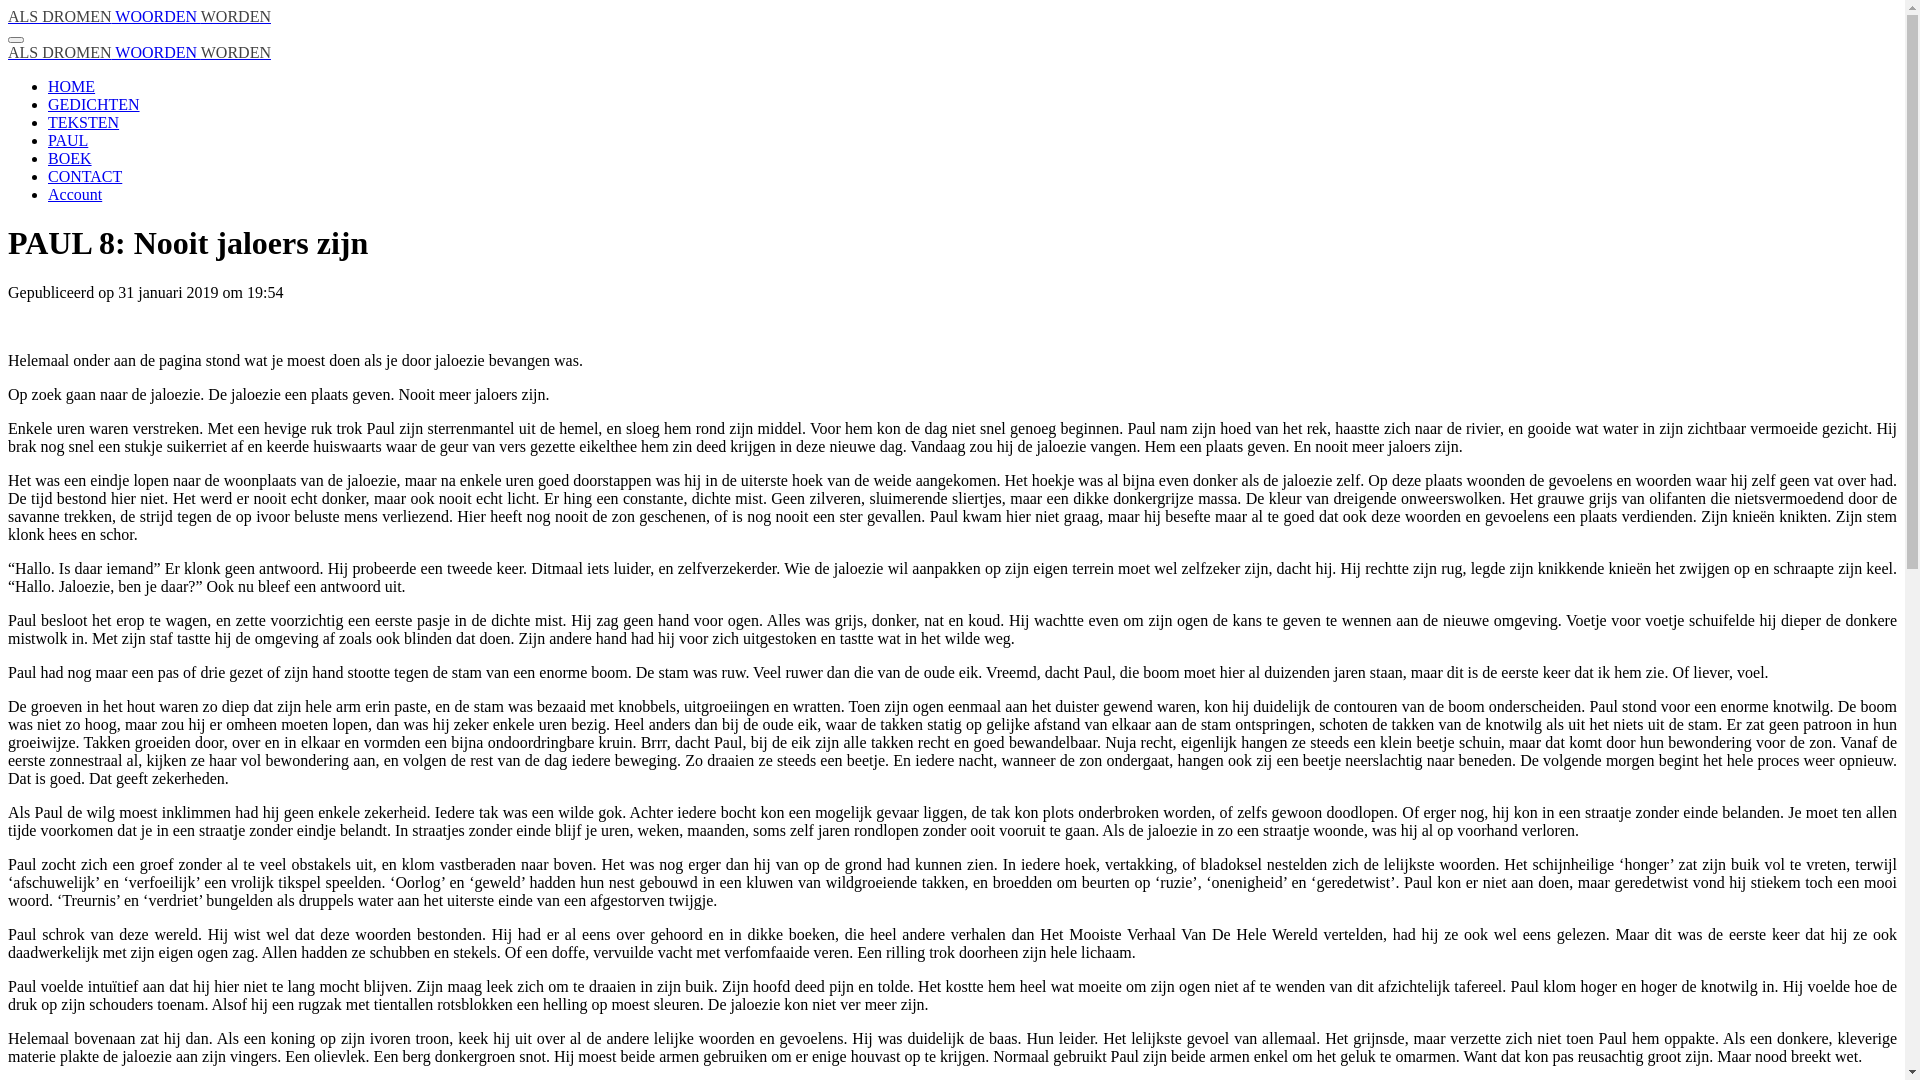 The height and width of the screenshot is (1080, 1920). What do you see at coordinates (70, 157) in the screenshot?
I see `'BOEK'` at bounding box center [70, 157].